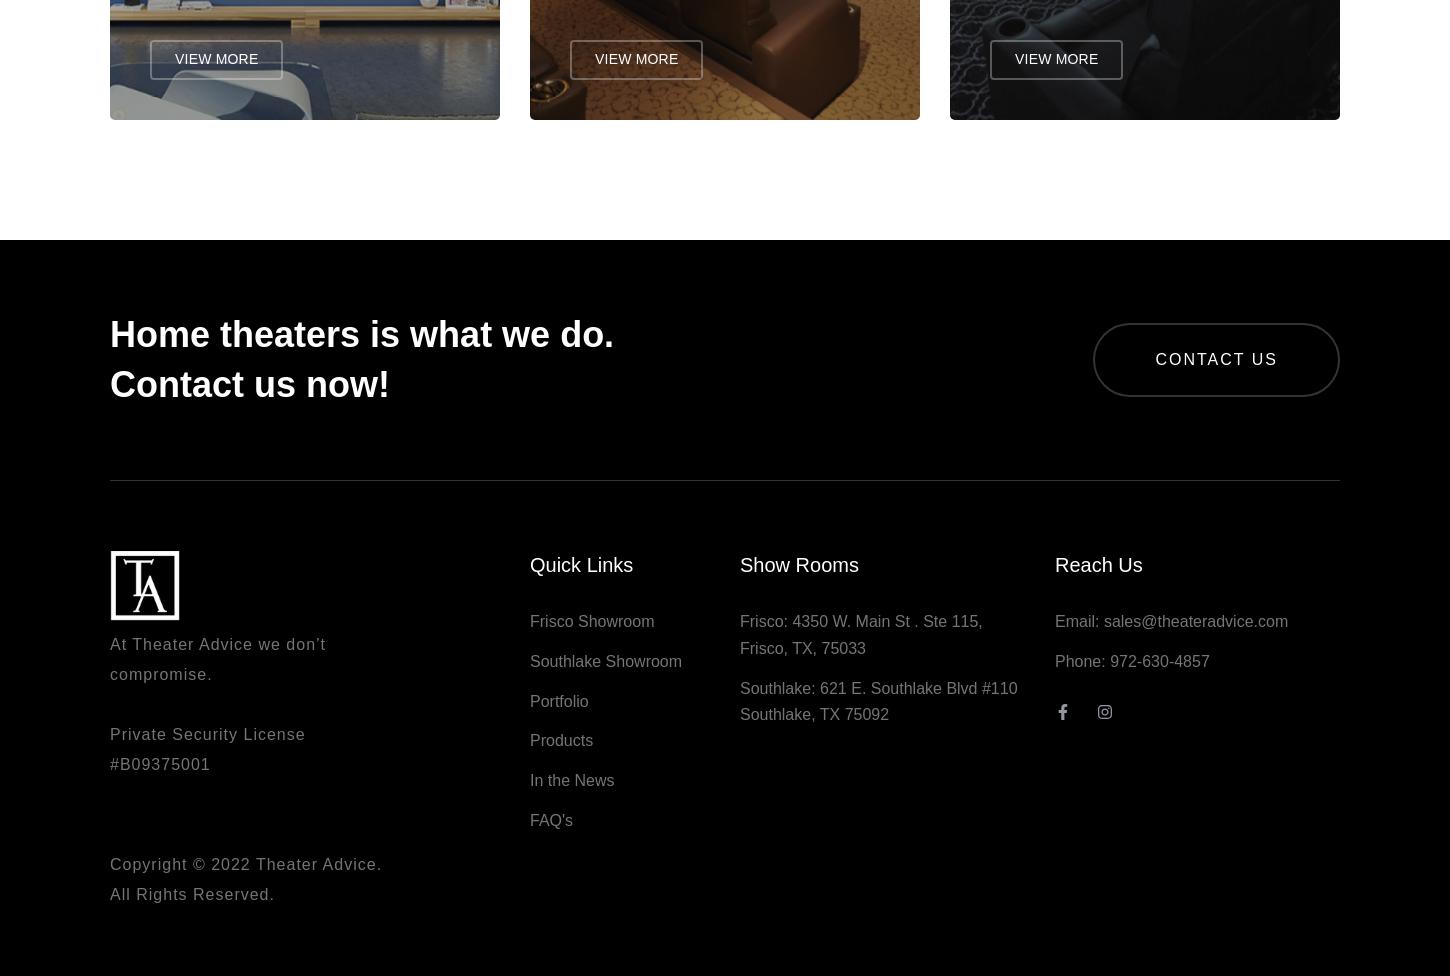  What do you see at coordinates (798, 574) in the screenshot?
I see `'Show Rooms'` at bounding box center [798, 574].